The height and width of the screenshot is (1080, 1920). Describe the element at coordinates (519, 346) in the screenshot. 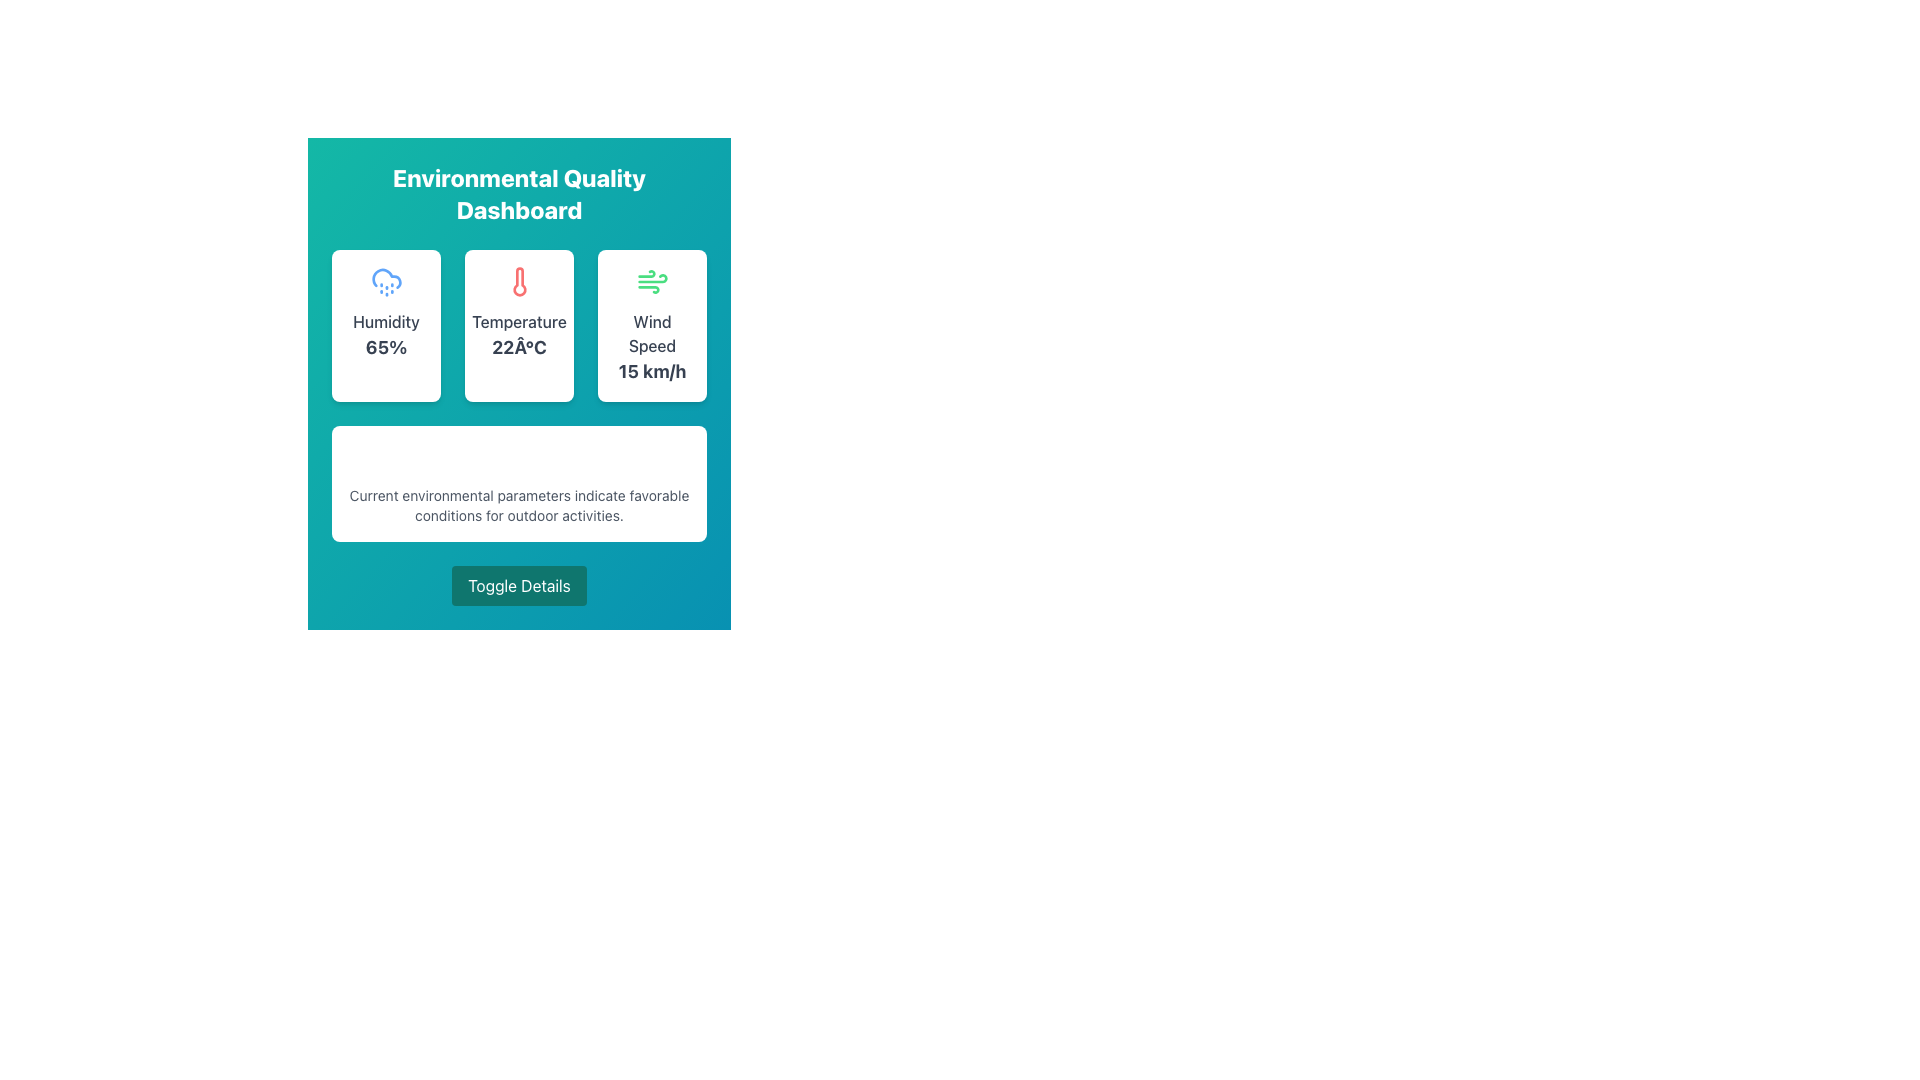

I see `current temperature displayed in the static Text label located in the 'Temperature' card on the dashboard, positioned centrally between the 'Humidity' and 'Wind Speed' cards` at that location.